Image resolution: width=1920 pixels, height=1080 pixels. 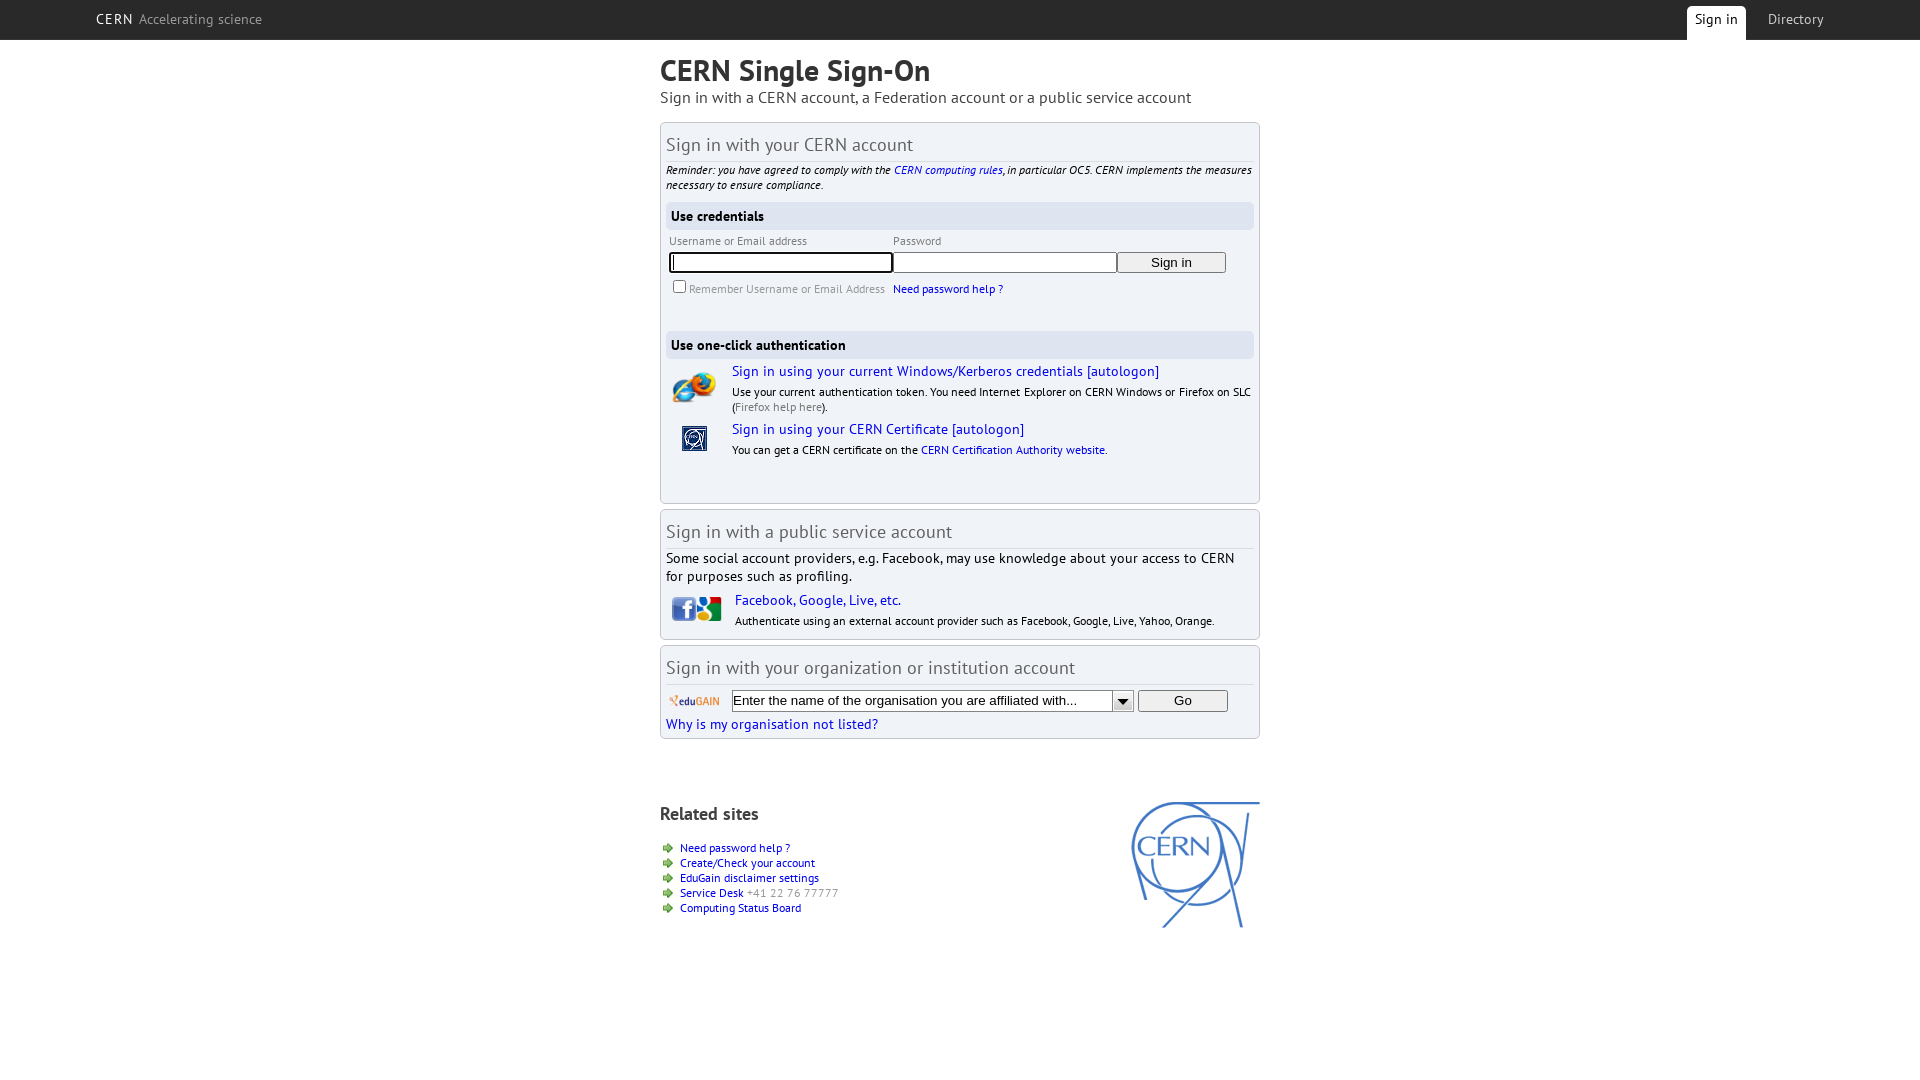 I want to click on 'CERN Accelerating science', so click(x=178, y=19).